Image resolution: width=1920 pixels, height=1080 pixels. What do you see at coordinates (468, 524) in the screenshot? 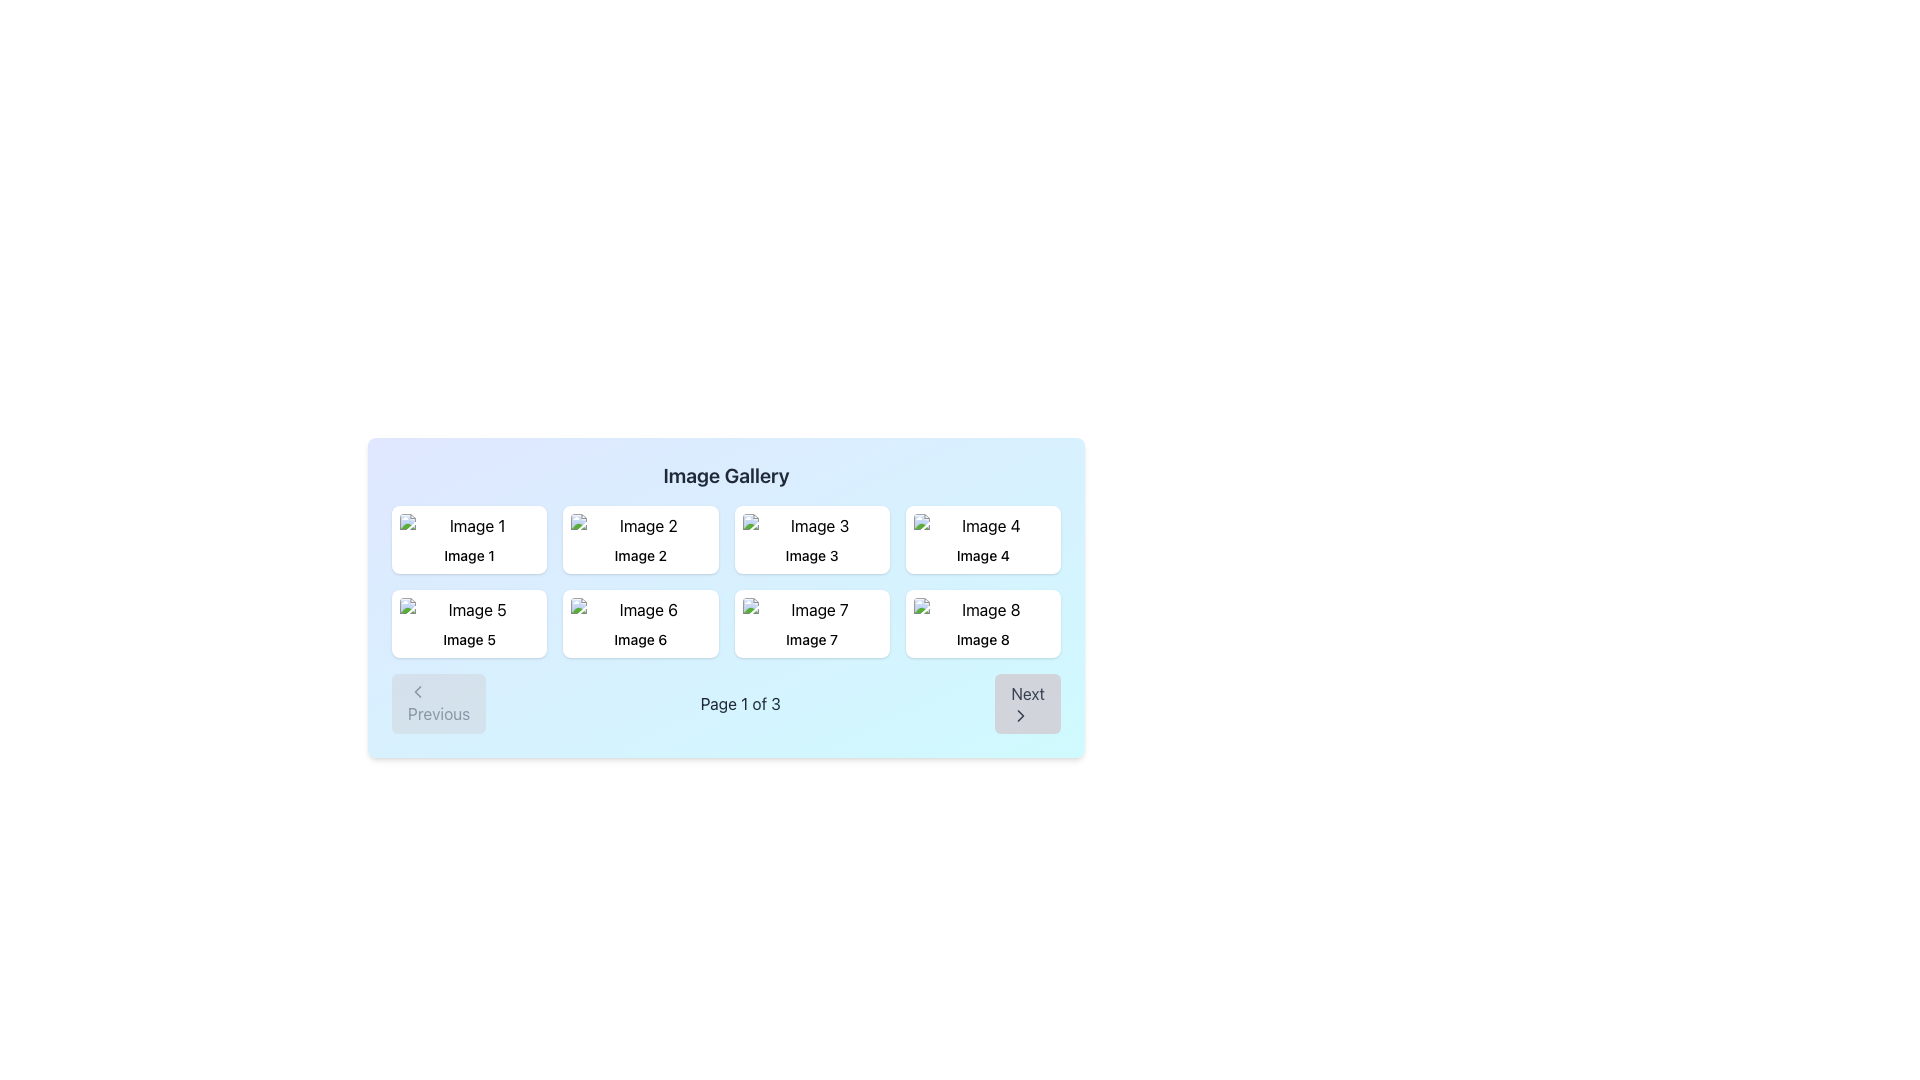
I see `the image placeholder labeled 'Image 1', which is the top image in the first position of the first row of the image gallery grid layout` at bounding box center [468, 524].